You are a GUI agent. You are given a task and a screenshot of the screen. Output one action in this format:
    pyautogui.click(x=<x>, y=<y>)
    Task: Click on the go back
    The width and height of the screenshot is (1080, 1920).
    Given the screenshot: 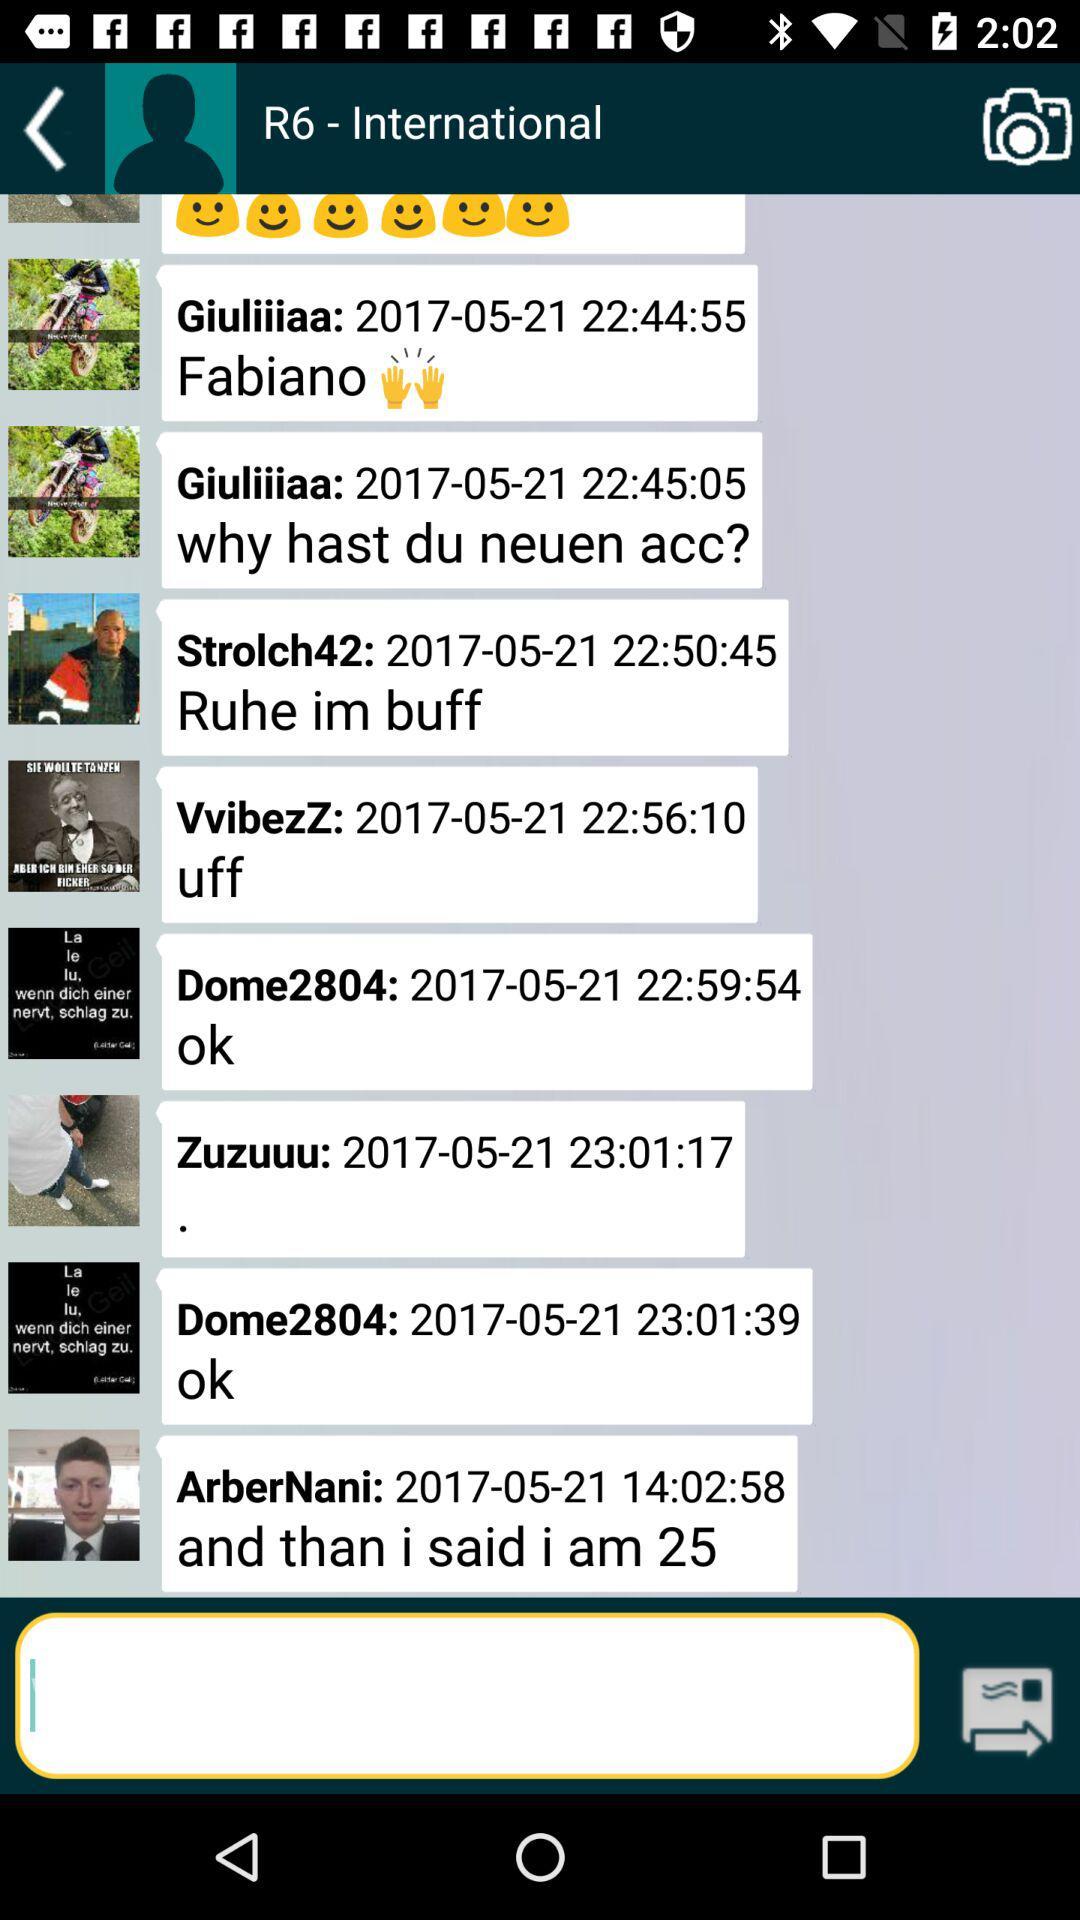 What is the action you would take?
    pyautogui.click(x=51, y=128)
    